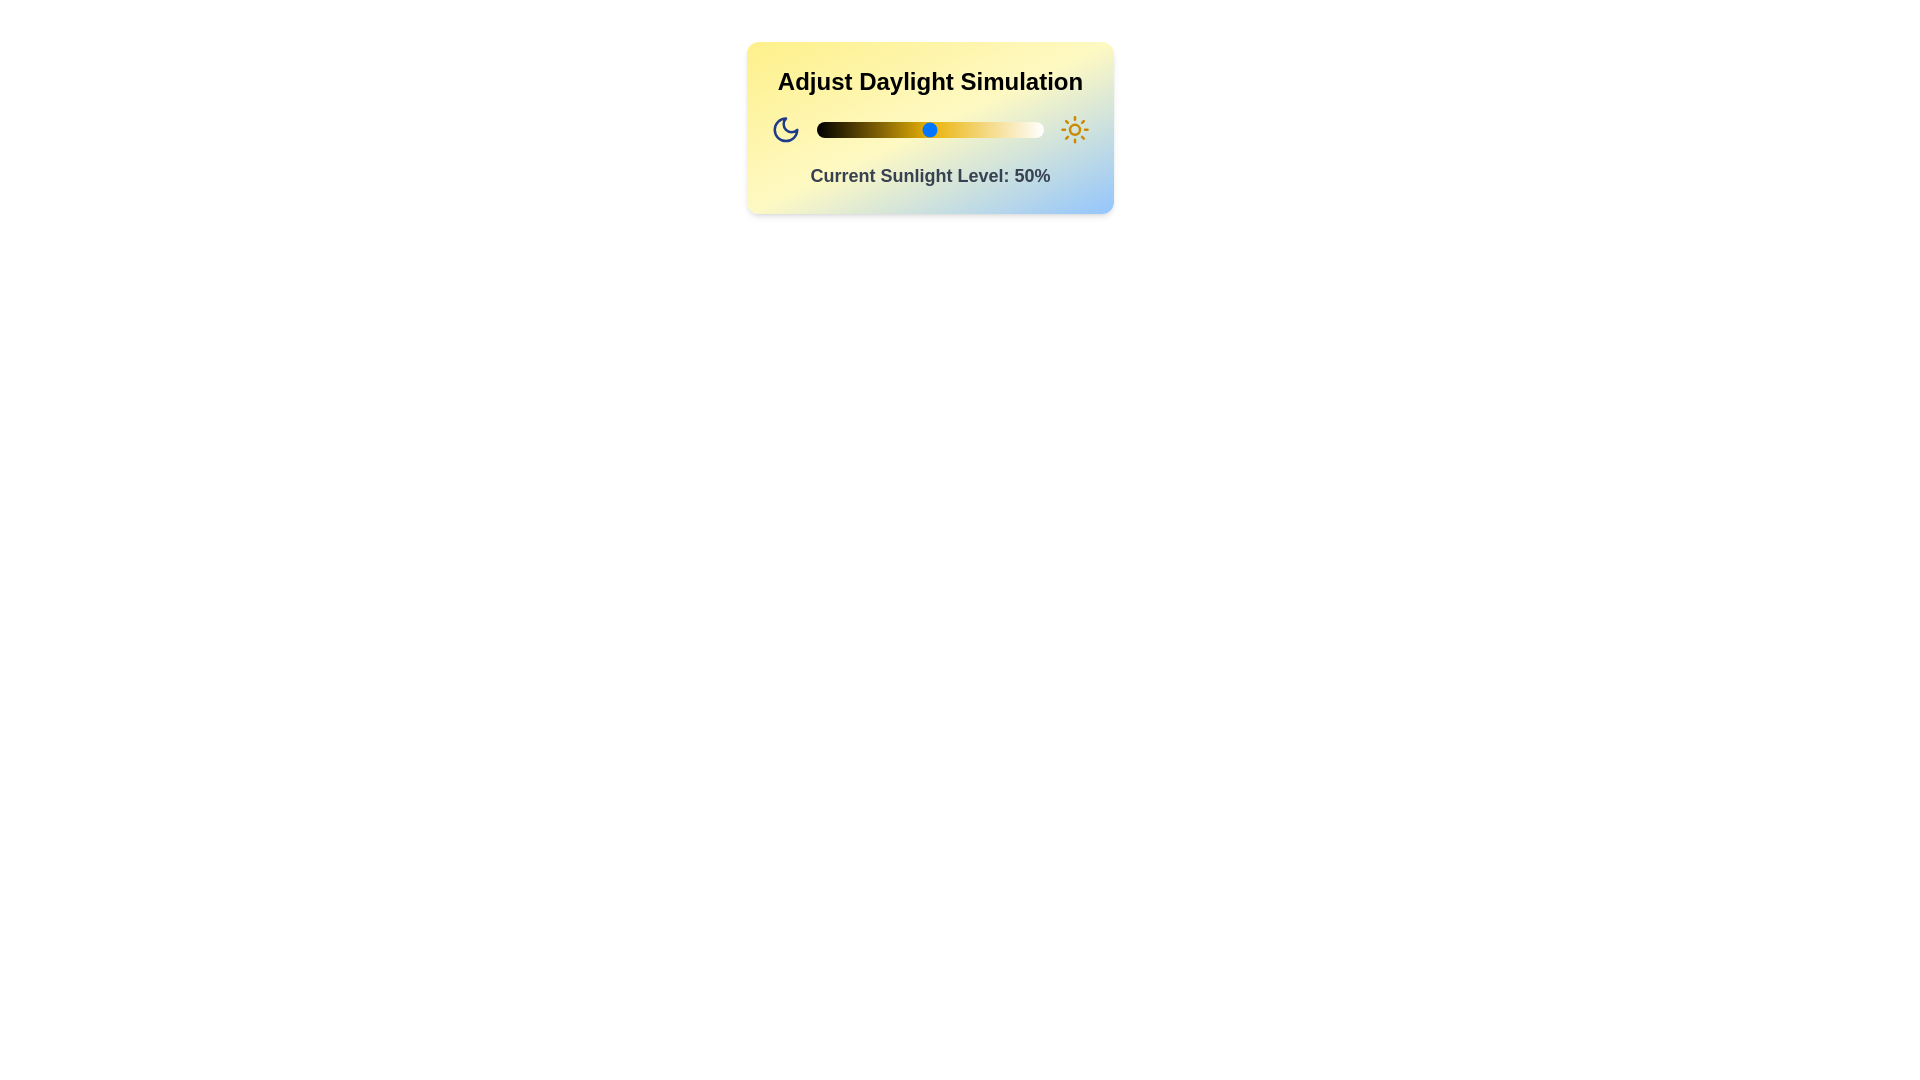  I want to click on the sunlight level to 61% by interacting with the slider, so click(954, 130).